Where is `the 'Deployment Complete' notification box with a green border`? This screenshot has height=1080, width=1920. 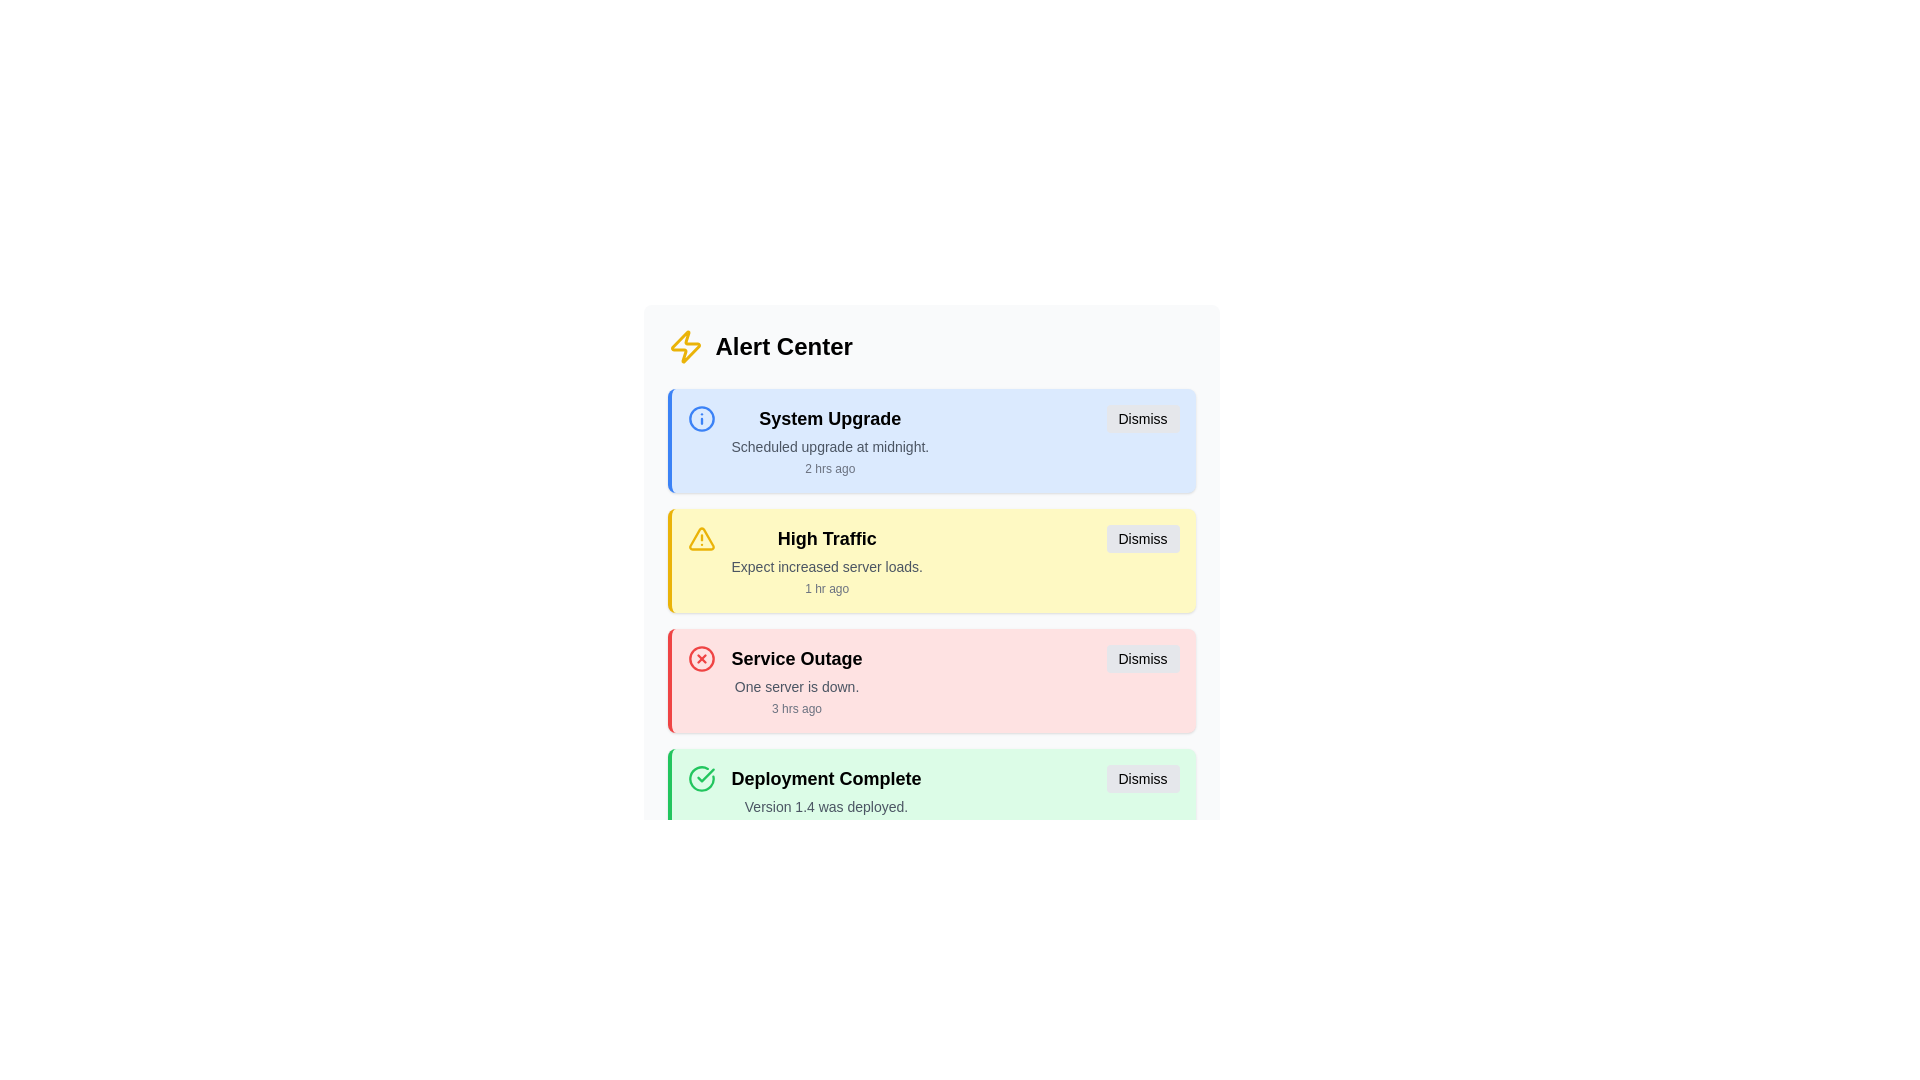 the 'Deployment Complete' notification box with a green border is located at coordinates (930, 800).